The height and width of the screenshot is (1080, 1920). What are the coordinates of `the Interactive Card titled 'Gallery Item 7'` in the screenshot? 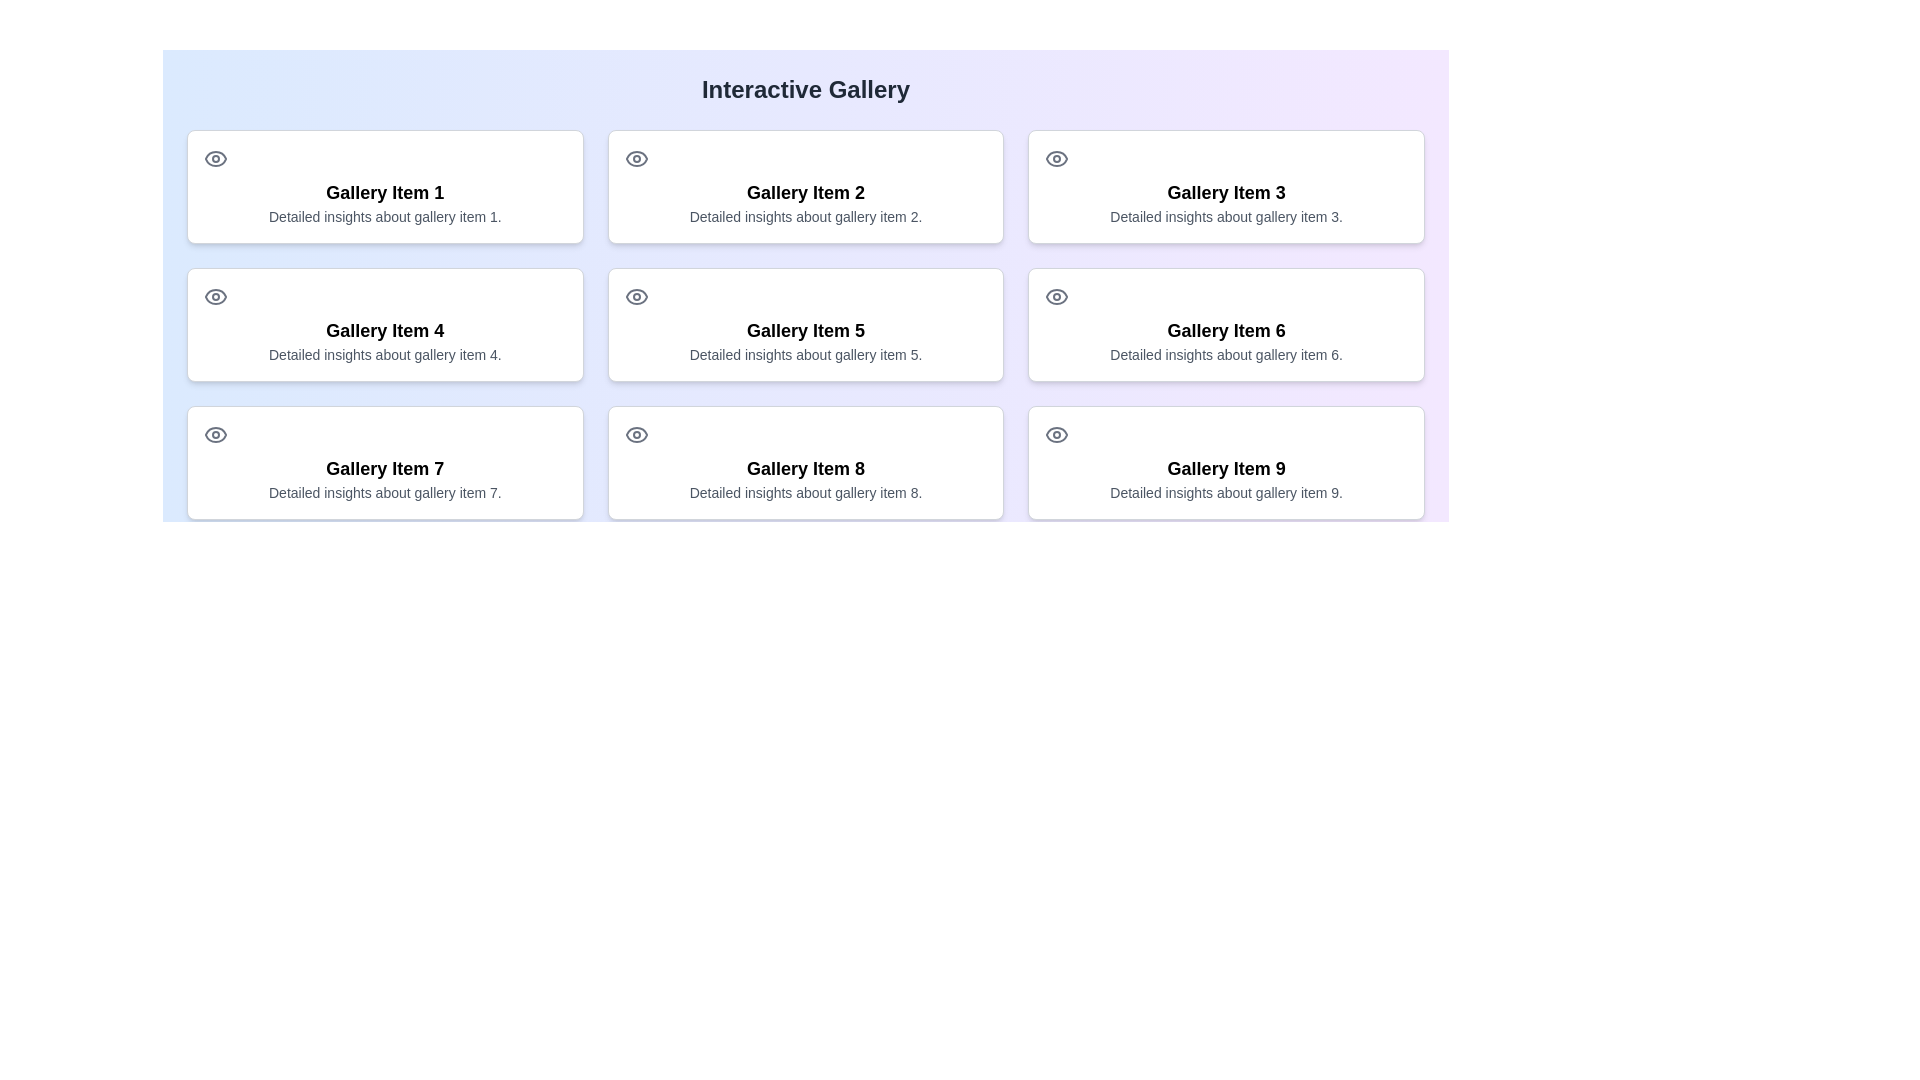 It's located at (385, 462).